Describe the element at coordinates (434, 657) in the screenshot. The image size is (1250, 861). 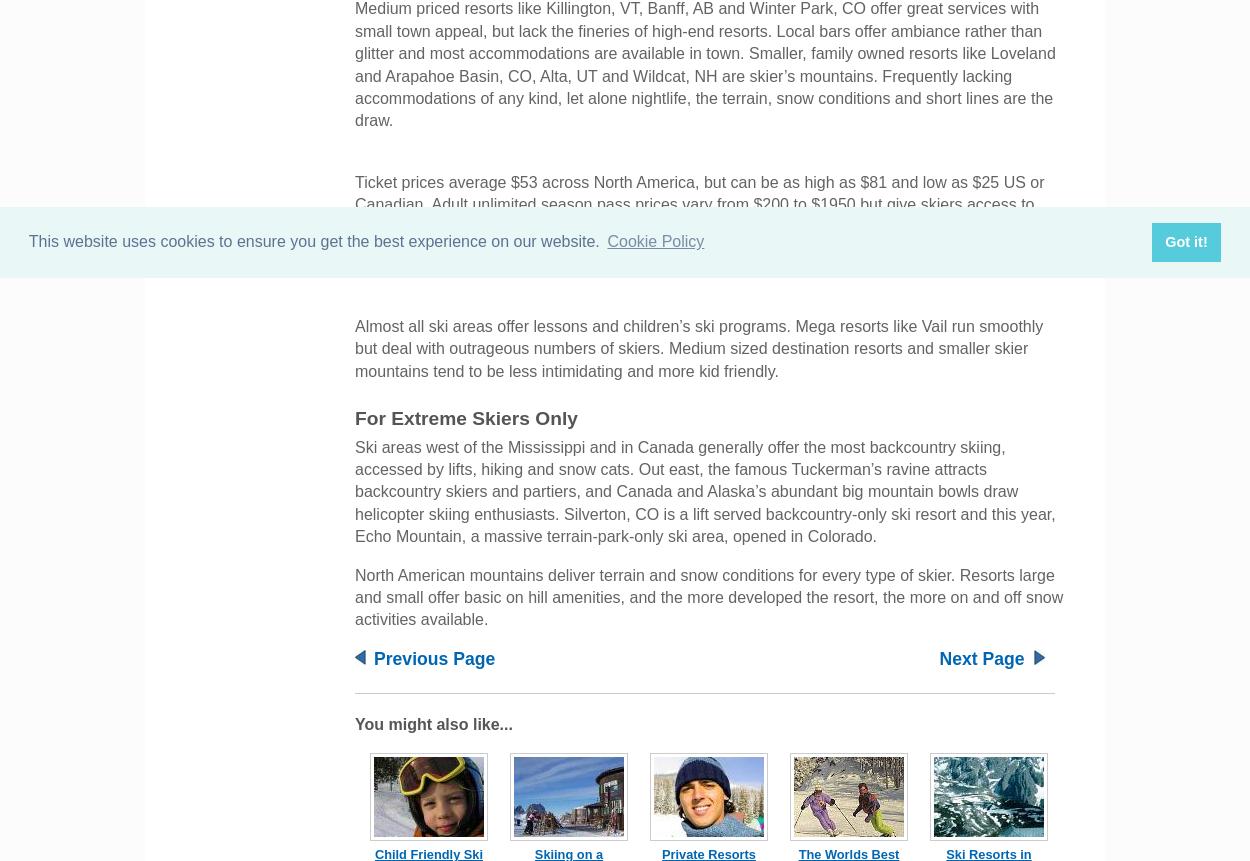
I see `'Previous Page'` at that location.